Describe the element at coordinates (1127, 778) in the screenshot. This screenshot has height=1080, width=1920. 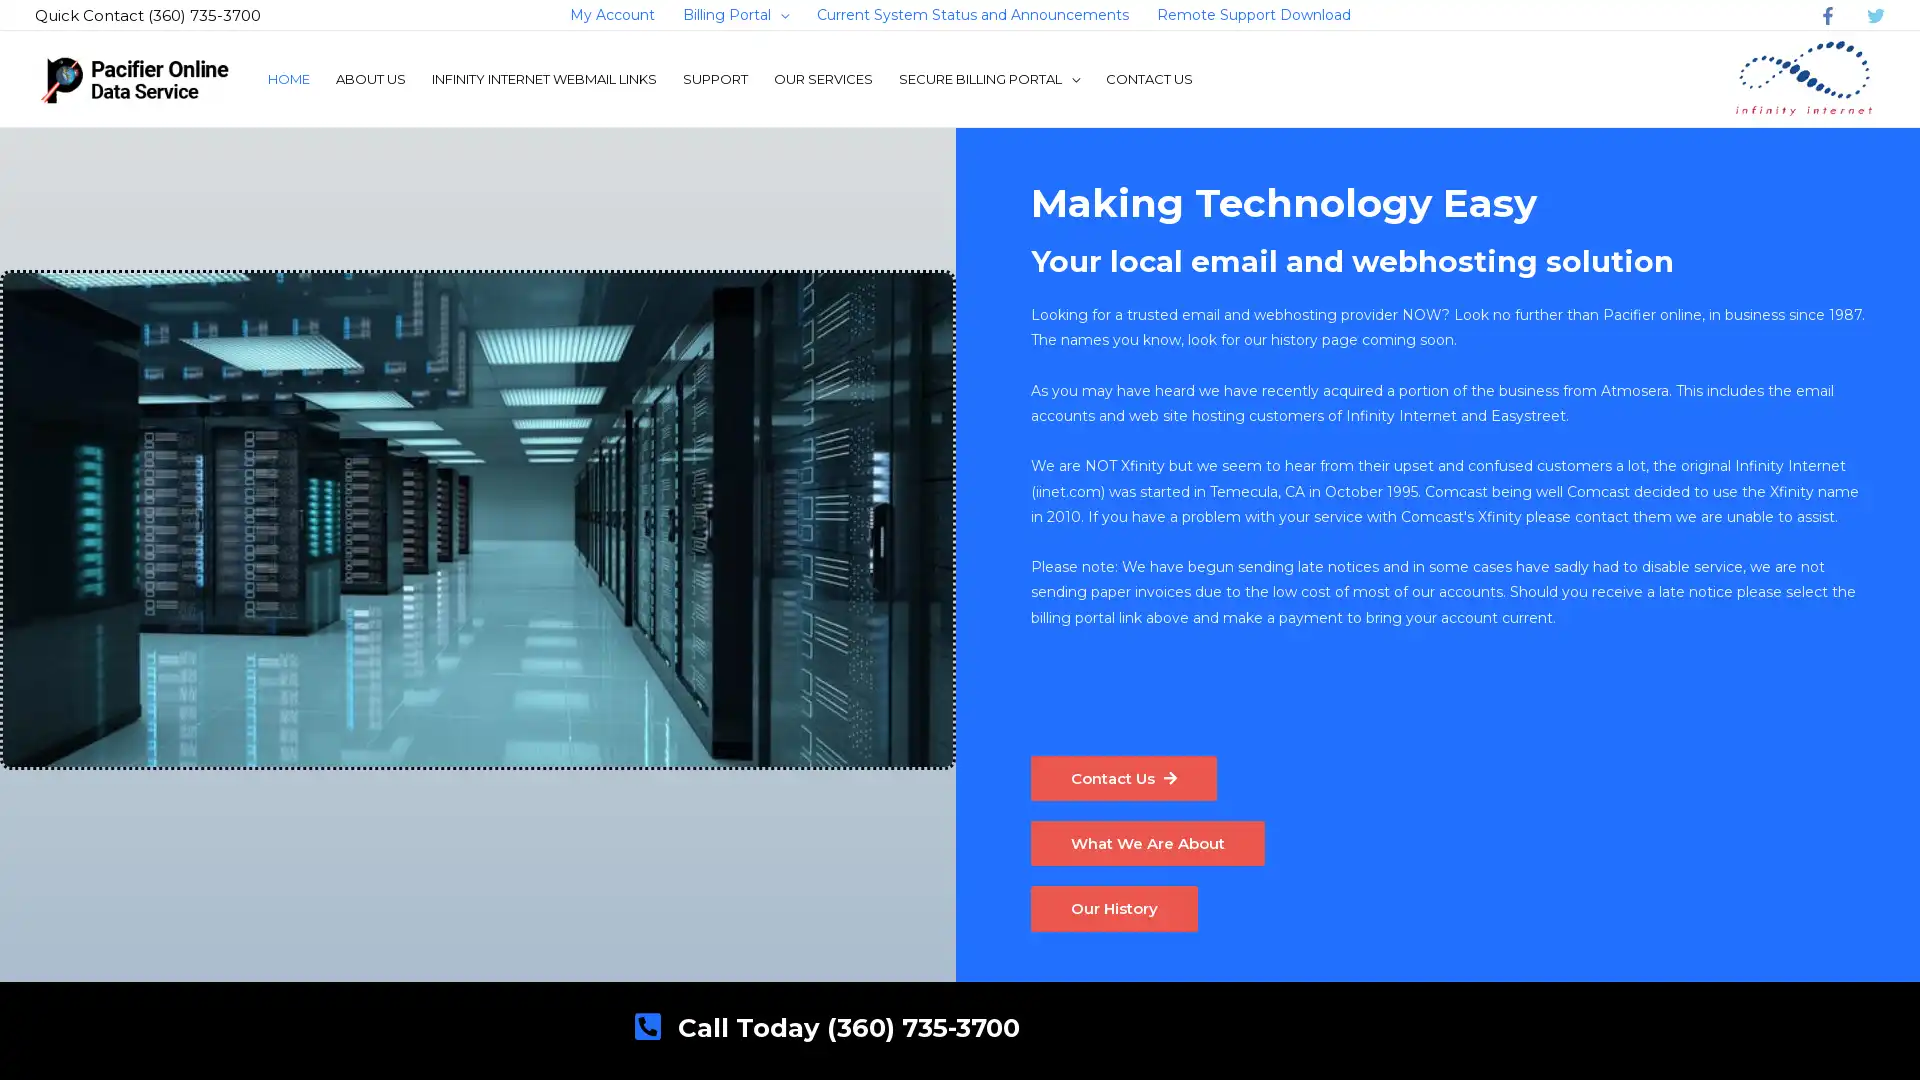
I see `Contact Us` at that location.